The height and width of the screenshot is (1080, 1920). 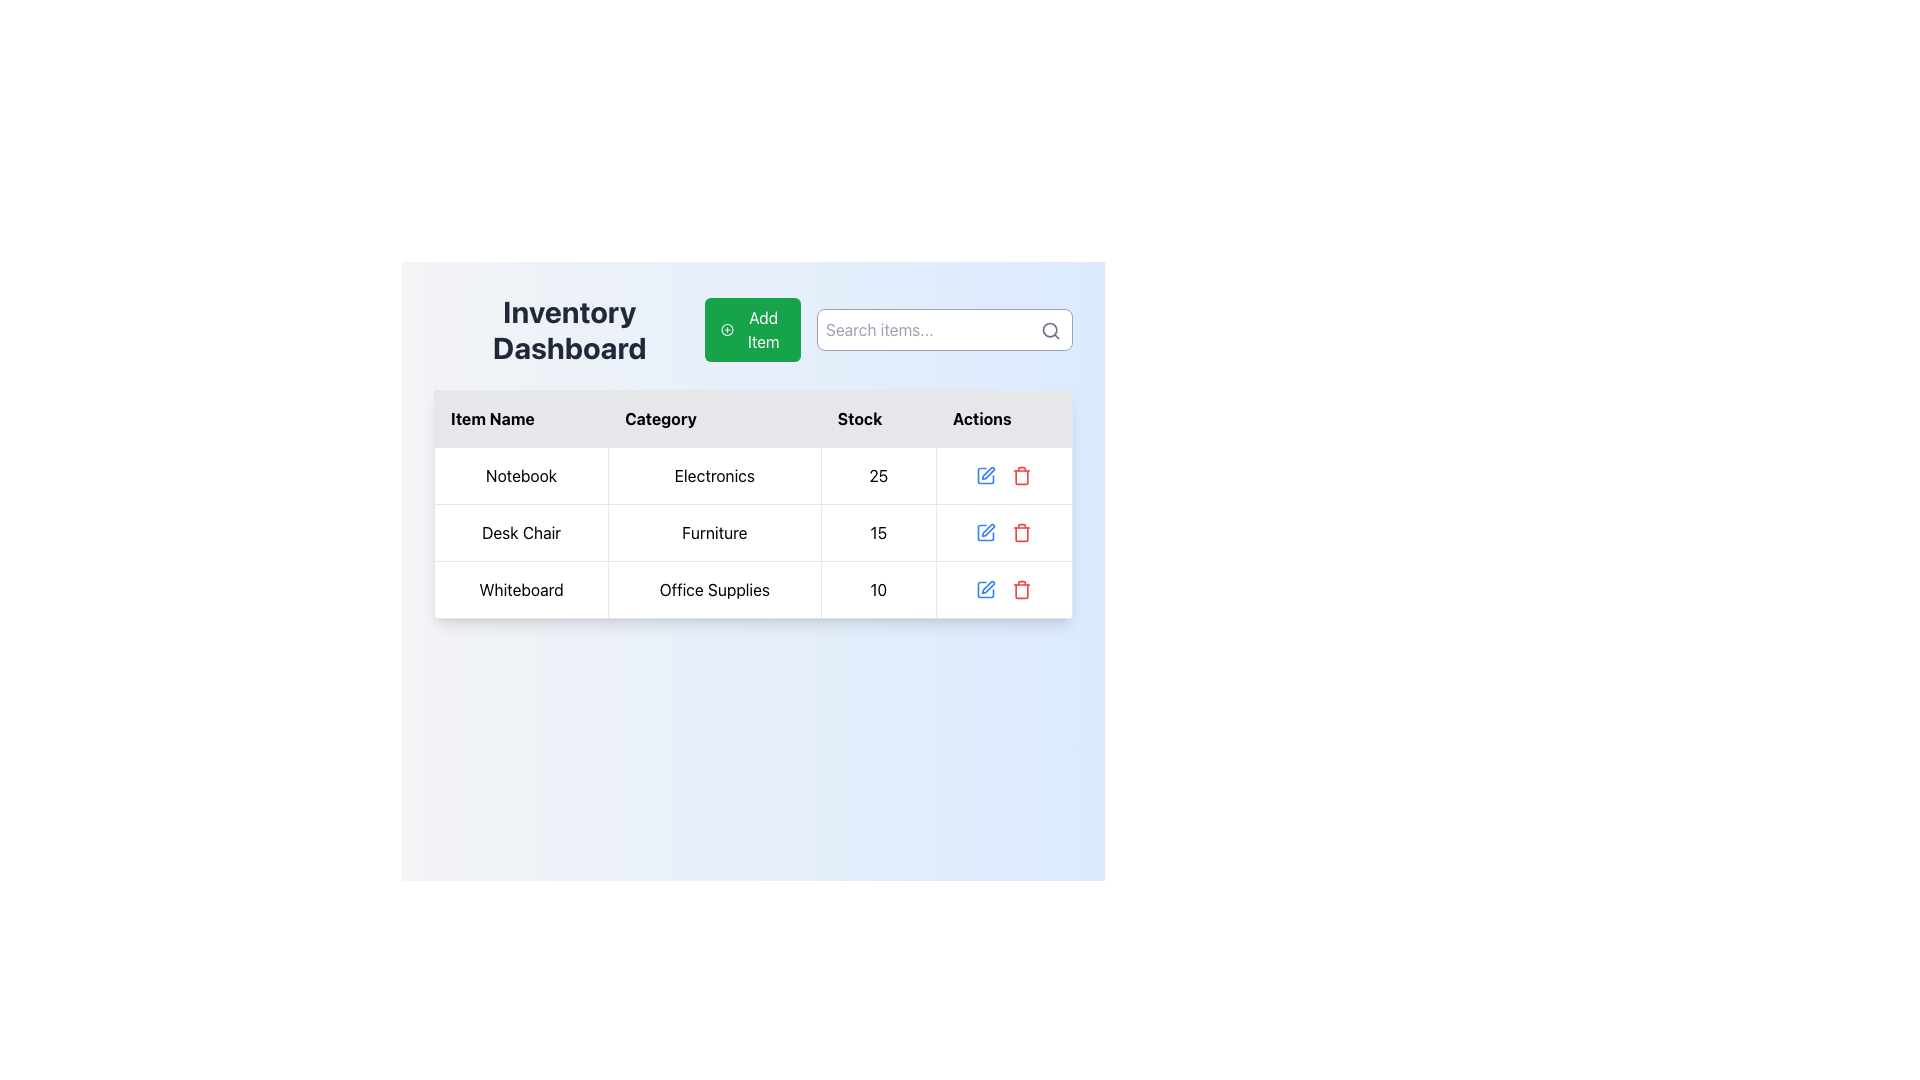 I want to click on the static text label displaying 'Office Supplies' located in the second column of the third row of the table, beneath the 'Category' header, so click(x=714, y=589).